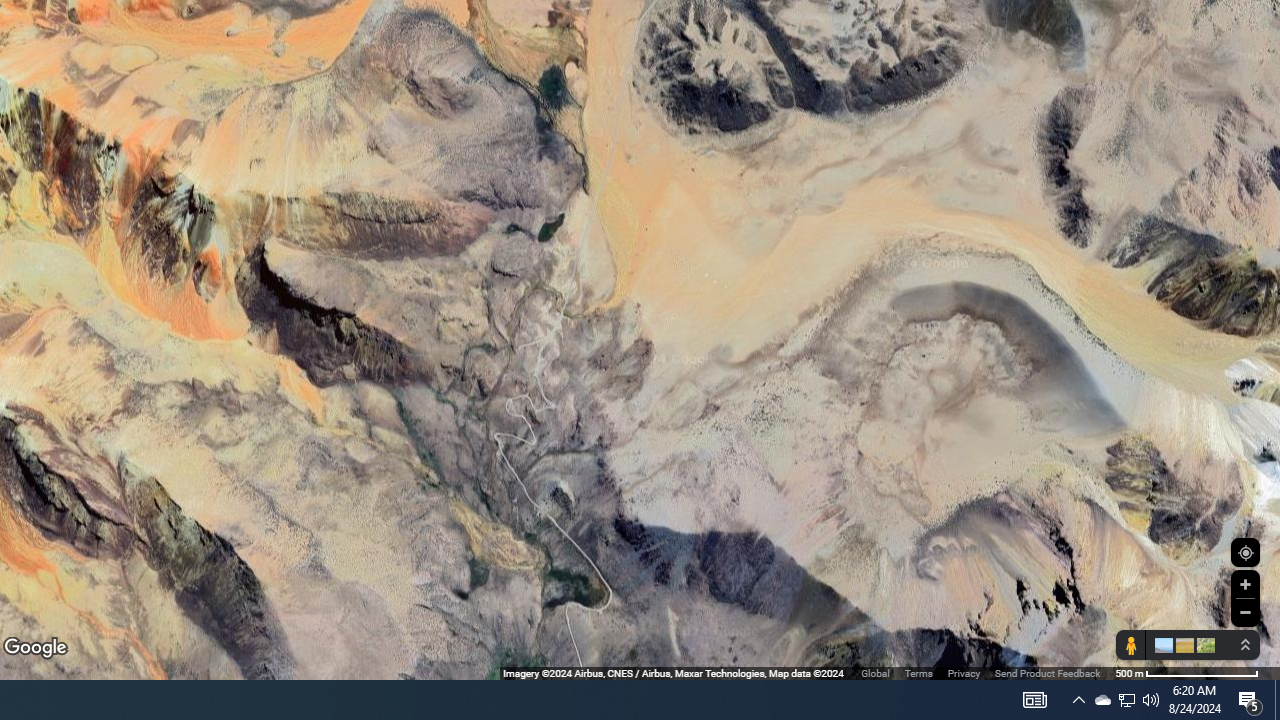 The image size is (1280, 720). What do you see at coordinates (1046, 673) in the screenshot?
I see `'Send Product Feedback'` at bounding box center [1046, 673].